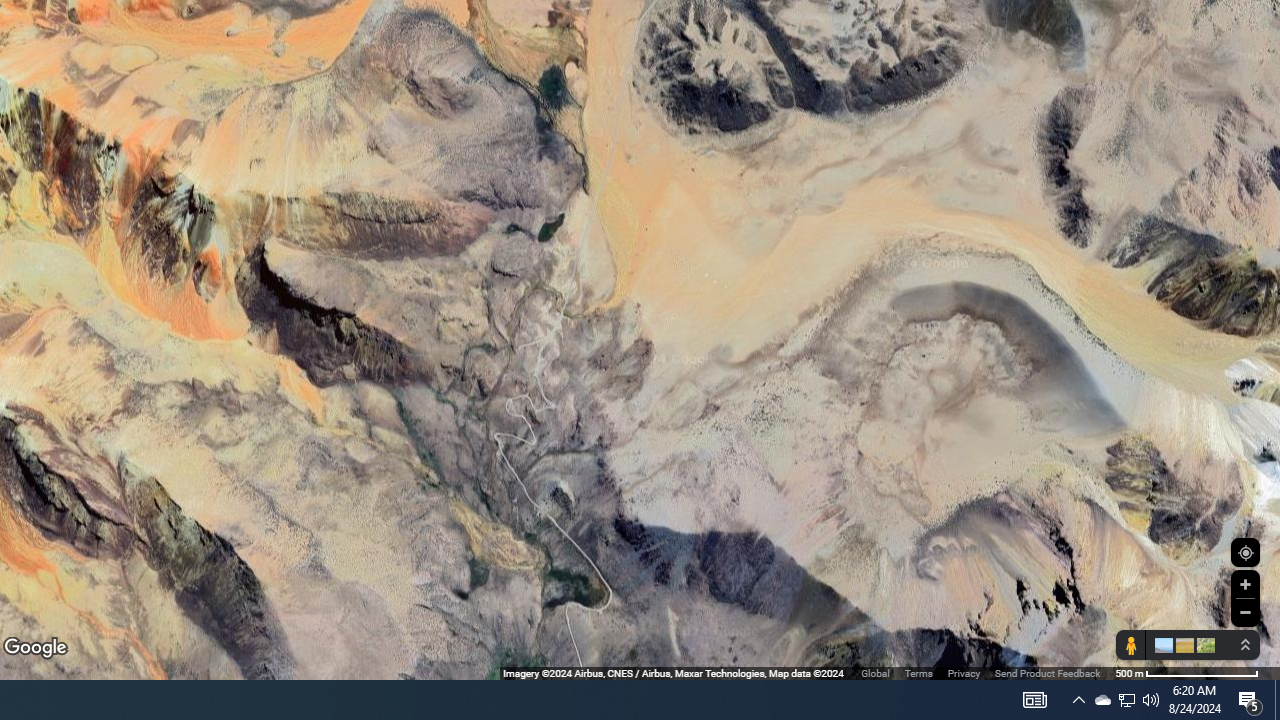 The image size is (1280, 720). What do you see at coordinates (1046, 673) in the screenshot?
I see `'Send Product Feedback'` at bounding box center [1046, 673].